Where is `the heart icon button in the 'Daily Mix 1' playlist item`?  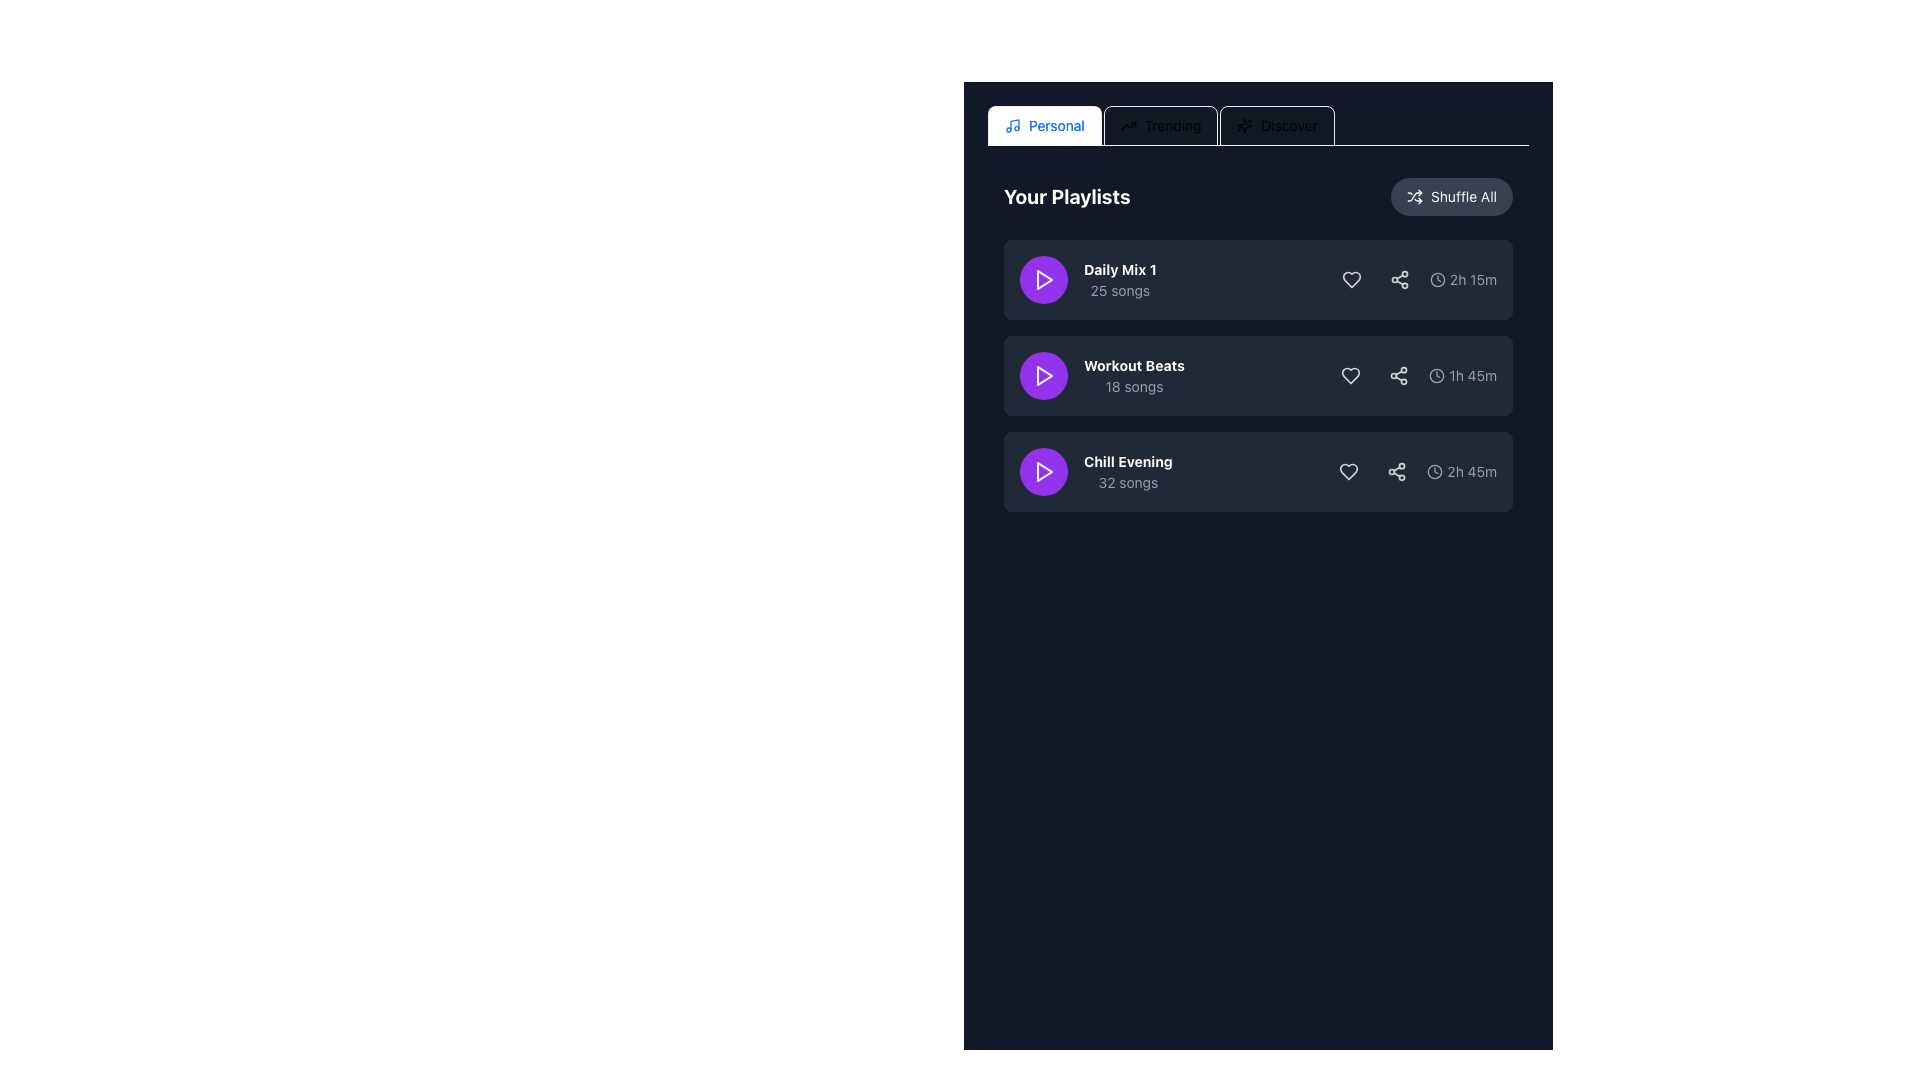
the heart icon button in the 'Daily Mix 1' playlist item is located at coordinates (1351, 280).